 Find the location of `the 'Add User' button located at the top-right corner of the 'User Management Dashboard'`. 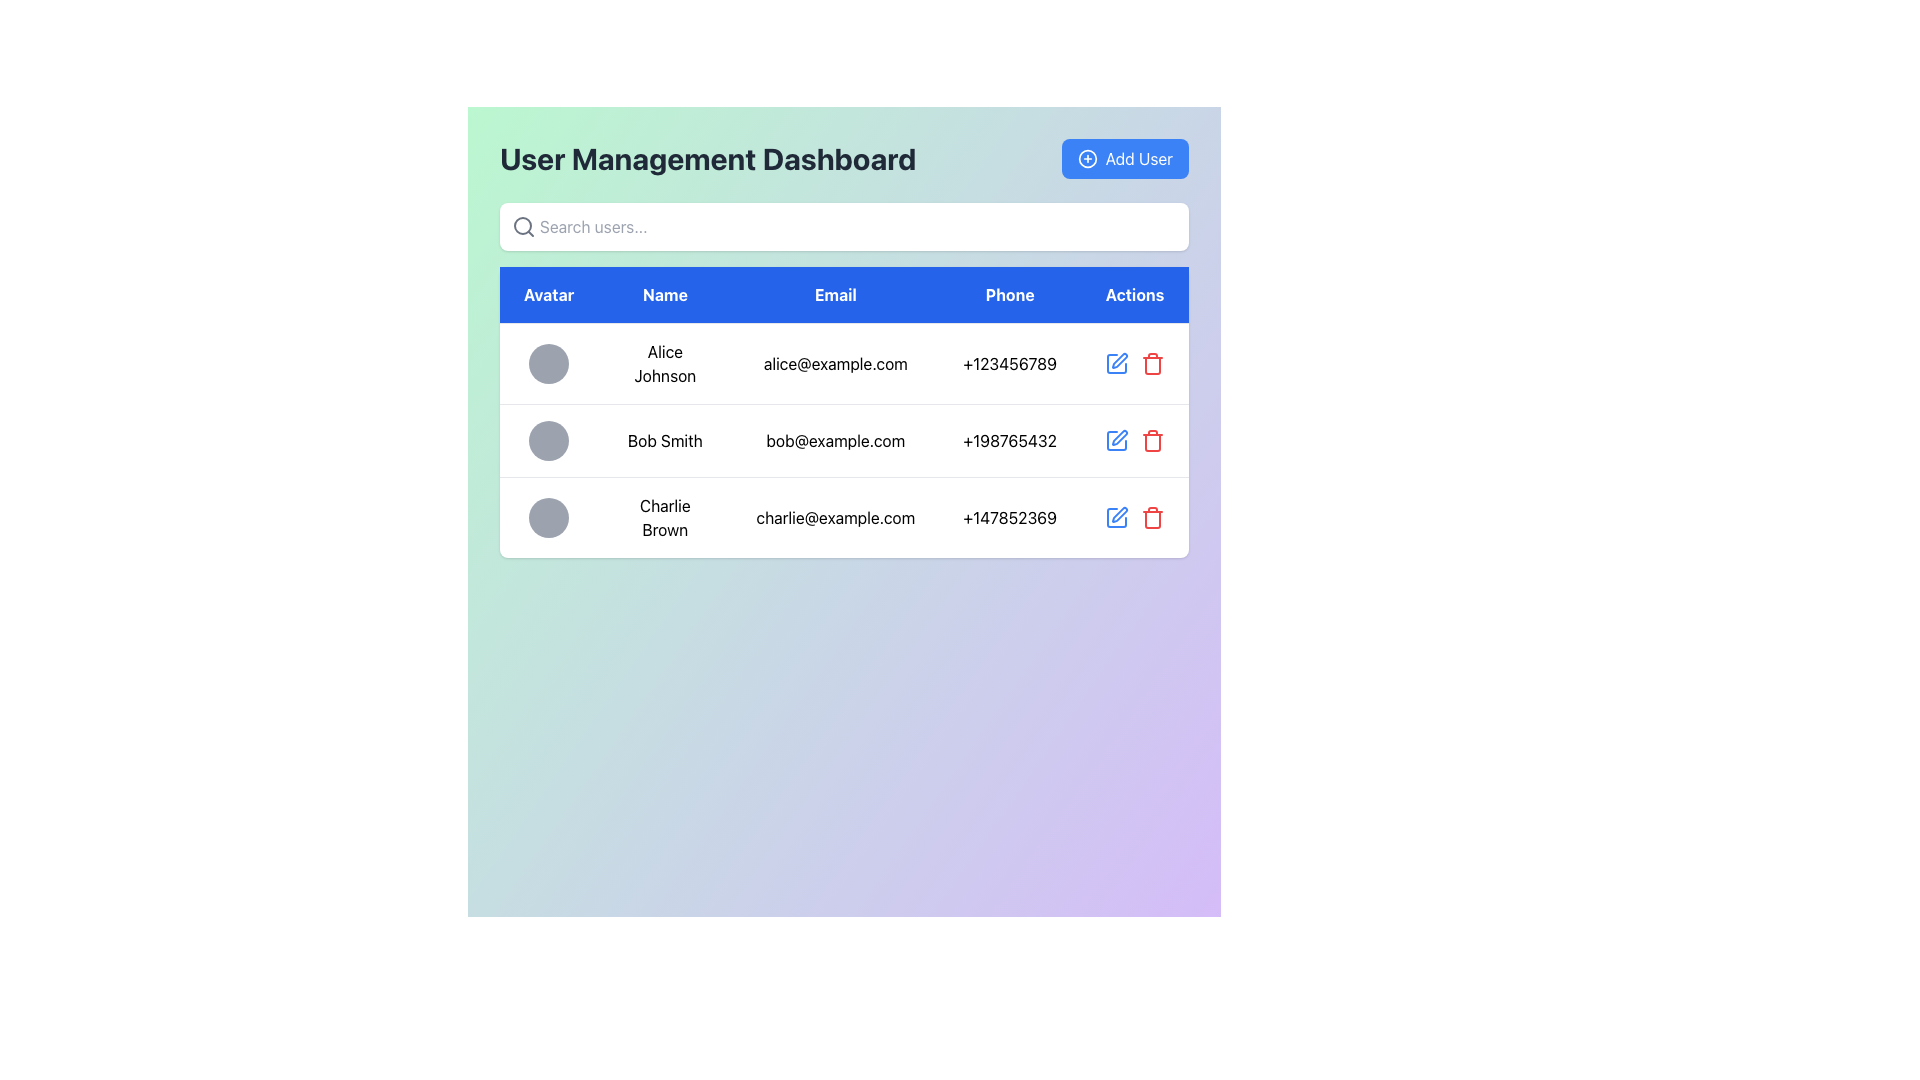

the 'Add User' button located at the top-right corner of the 'User Management Dashboard' is located at coordinates (1125, 157).